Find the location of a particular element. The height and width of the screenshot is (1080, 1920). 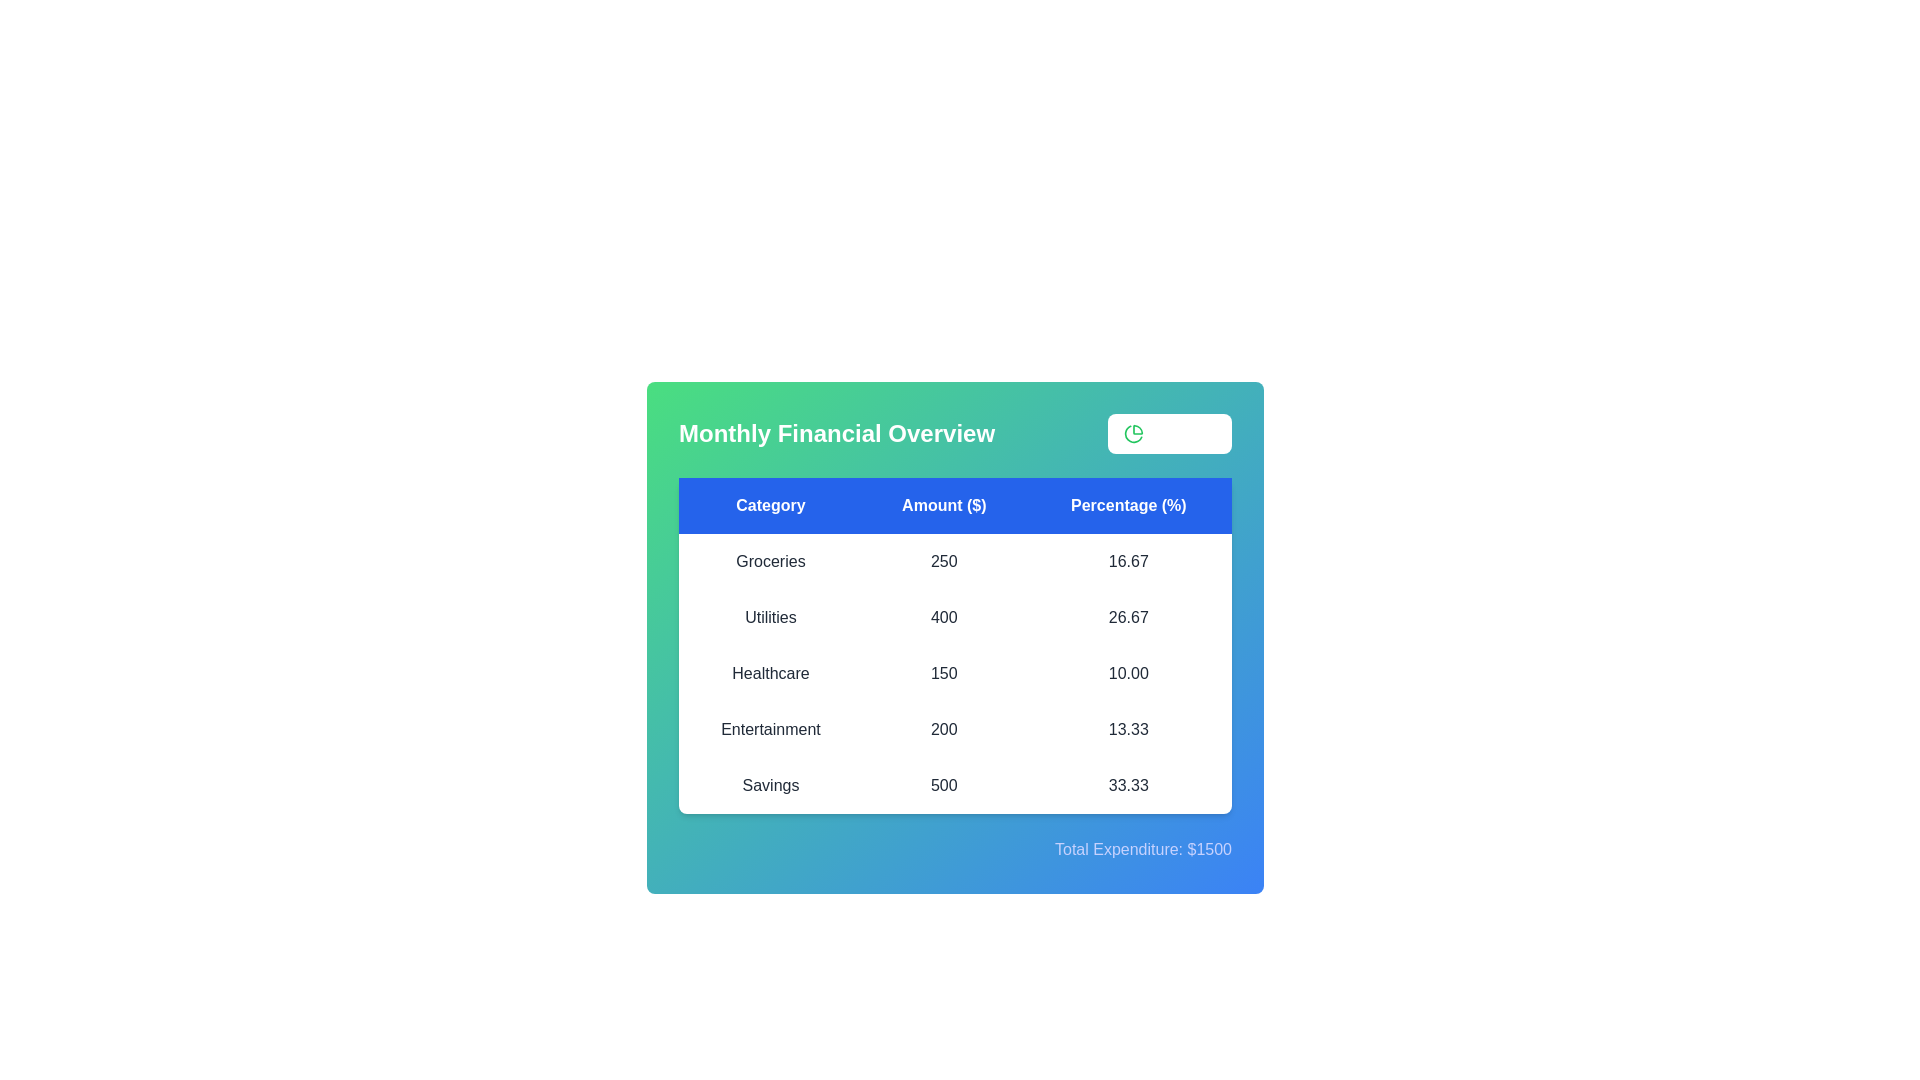

the table row corresponding to Utilities is located at coordinates (954, 616).